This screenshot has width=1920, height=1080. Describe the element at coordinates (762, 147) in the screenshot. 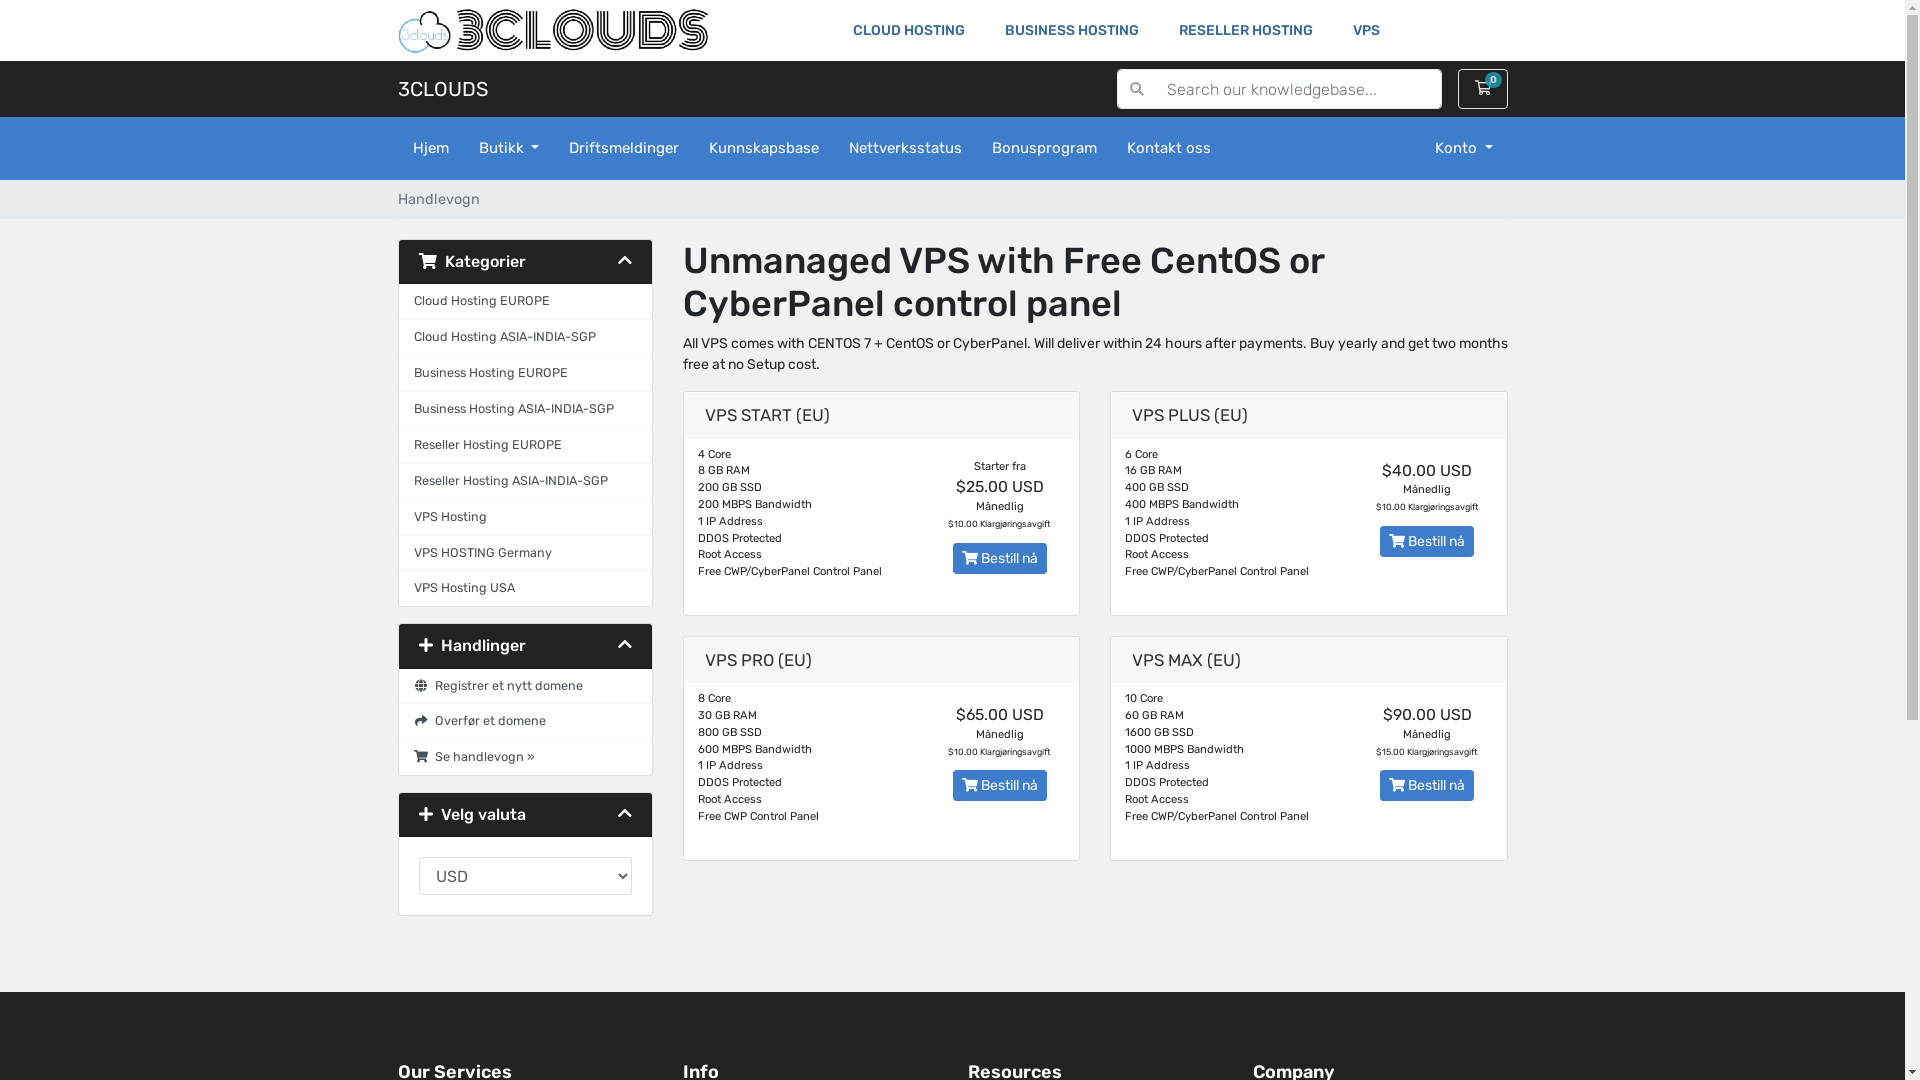

I see `'Kunnskapsbase'` at that location.